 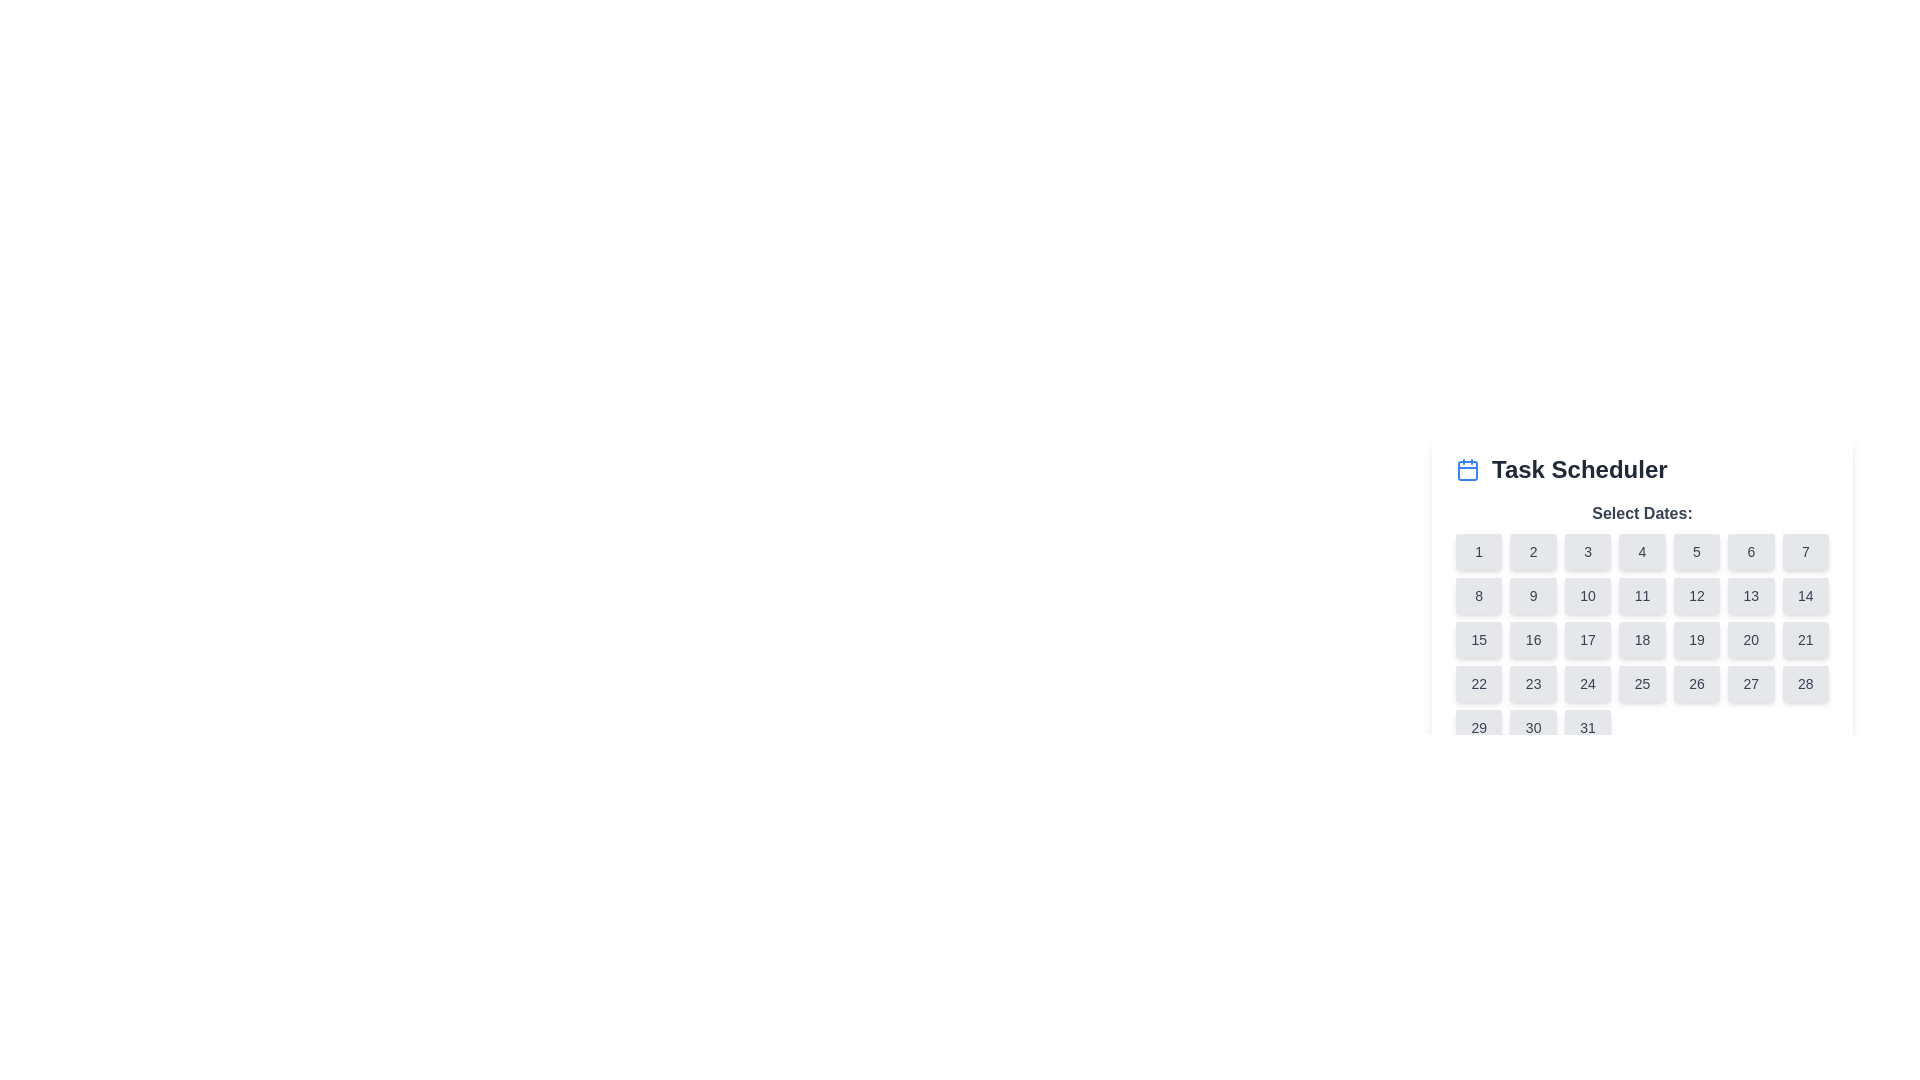 I want to click on the blue-colored calendar icon located to the left of the 'Task Scheduler' heading, so click(x=1468, y=470).